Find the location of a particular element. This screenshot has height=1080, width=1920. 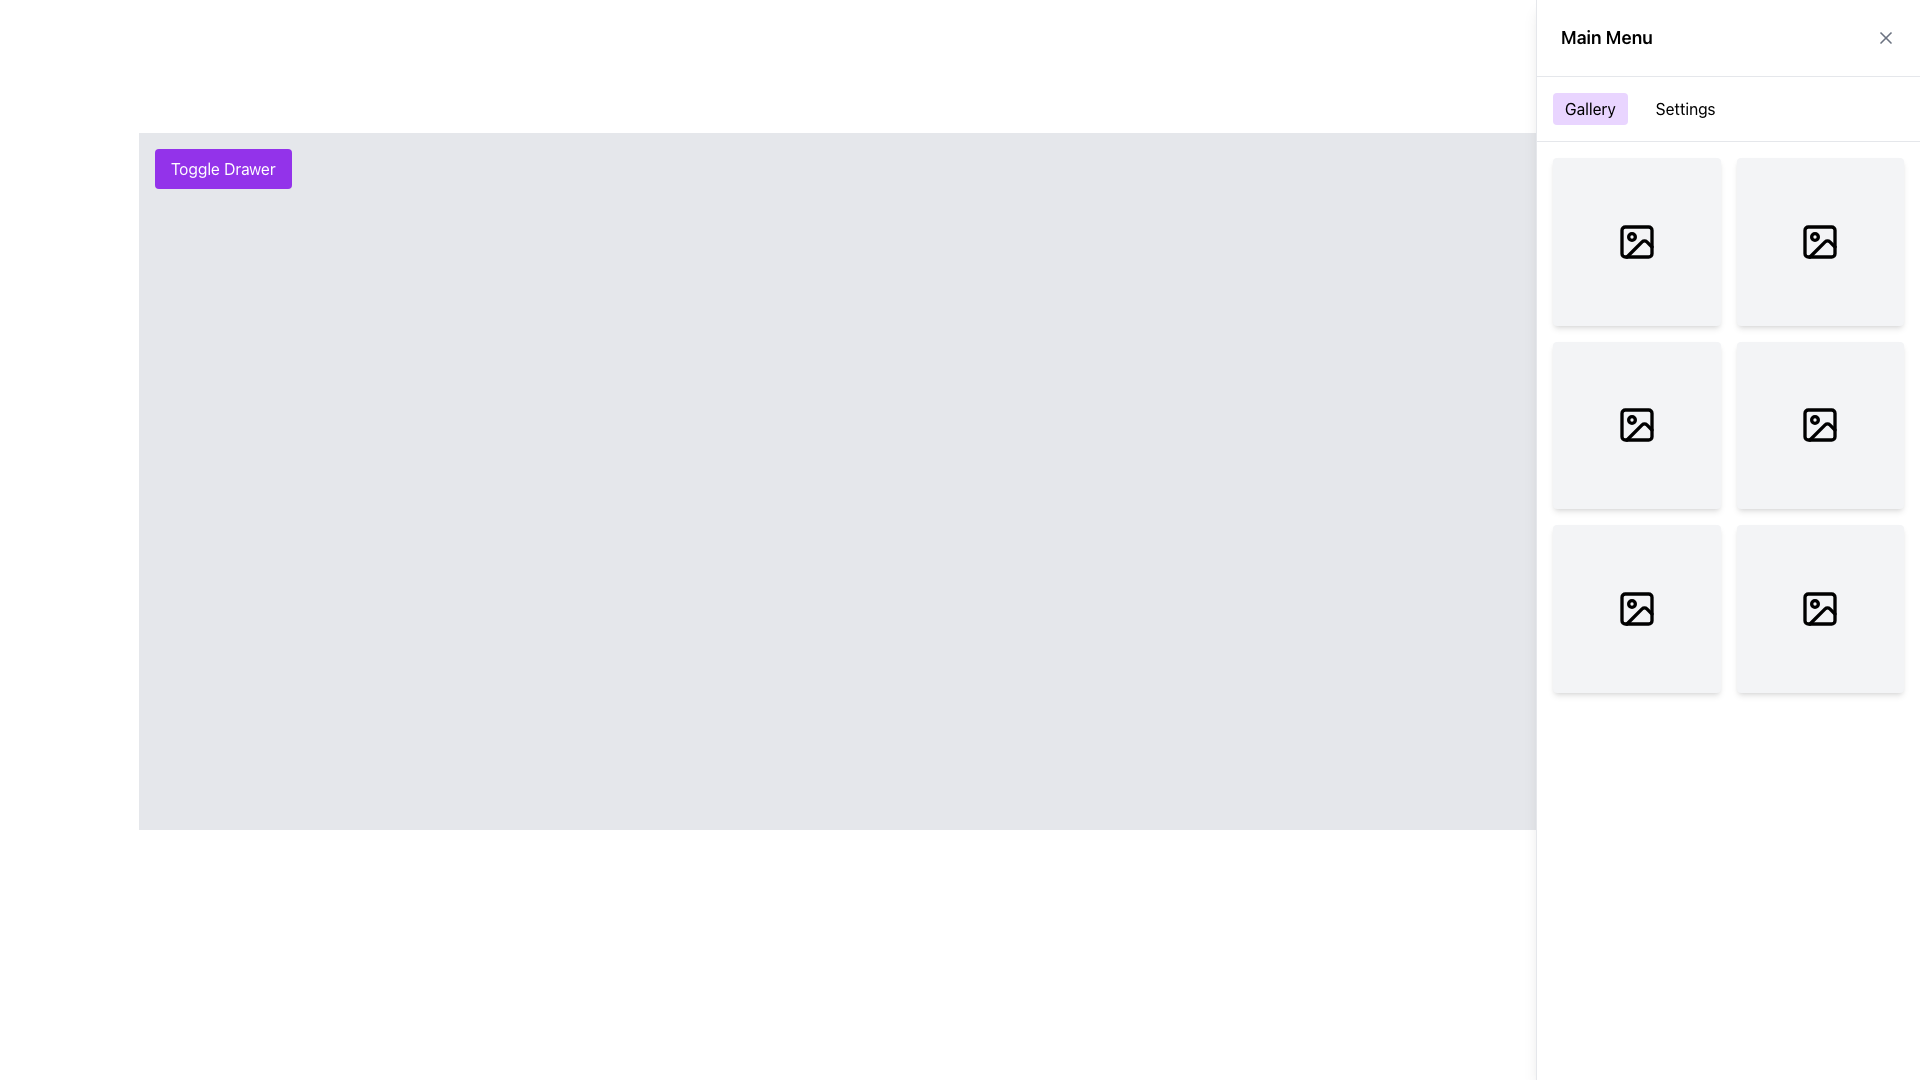

the SVG rectangle element that represents the top-right image icon in the gallery grid is located at coordinates (1820, 240).